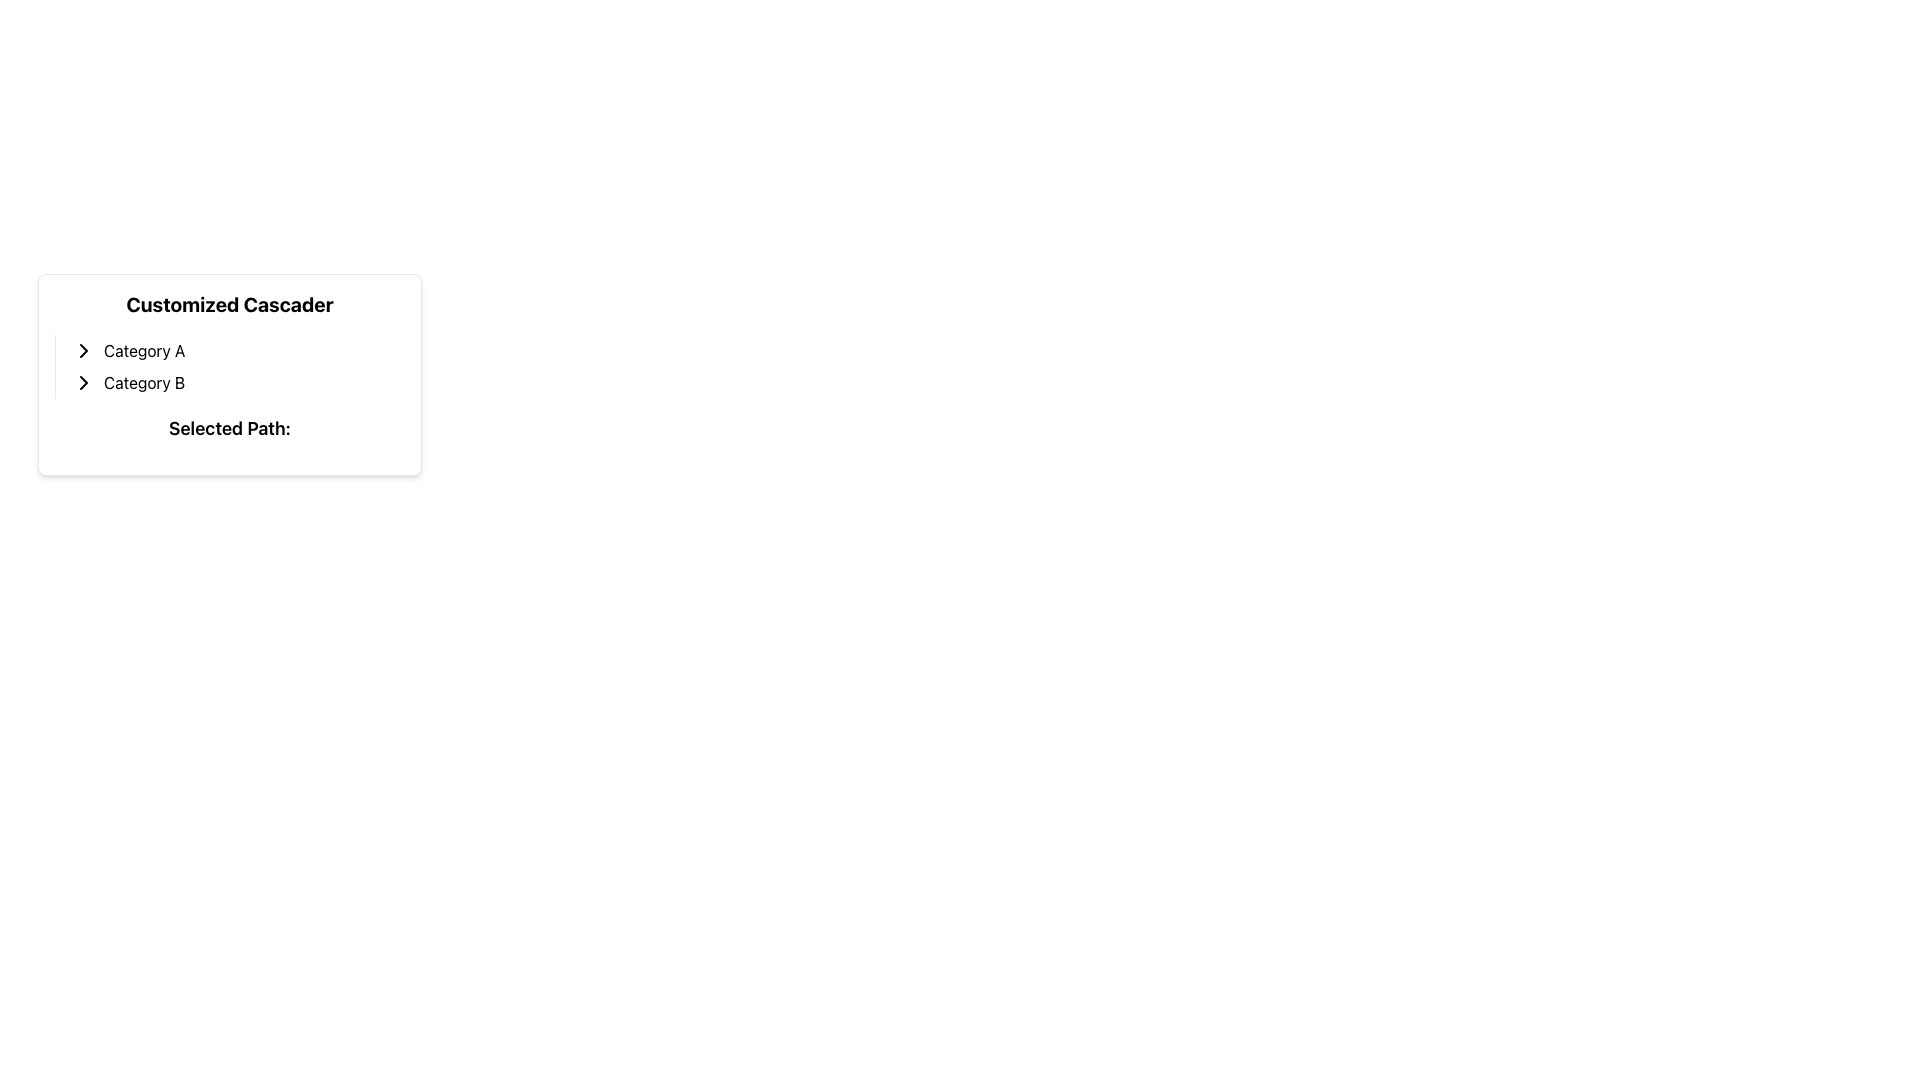 Image resolution: width=1920 pixels, height=1080 pixels. Describe the element at coordinates (143, 350) in the screenshot. I see `the text label that serves as a title for a selectable category within the cascading menu` at that location.